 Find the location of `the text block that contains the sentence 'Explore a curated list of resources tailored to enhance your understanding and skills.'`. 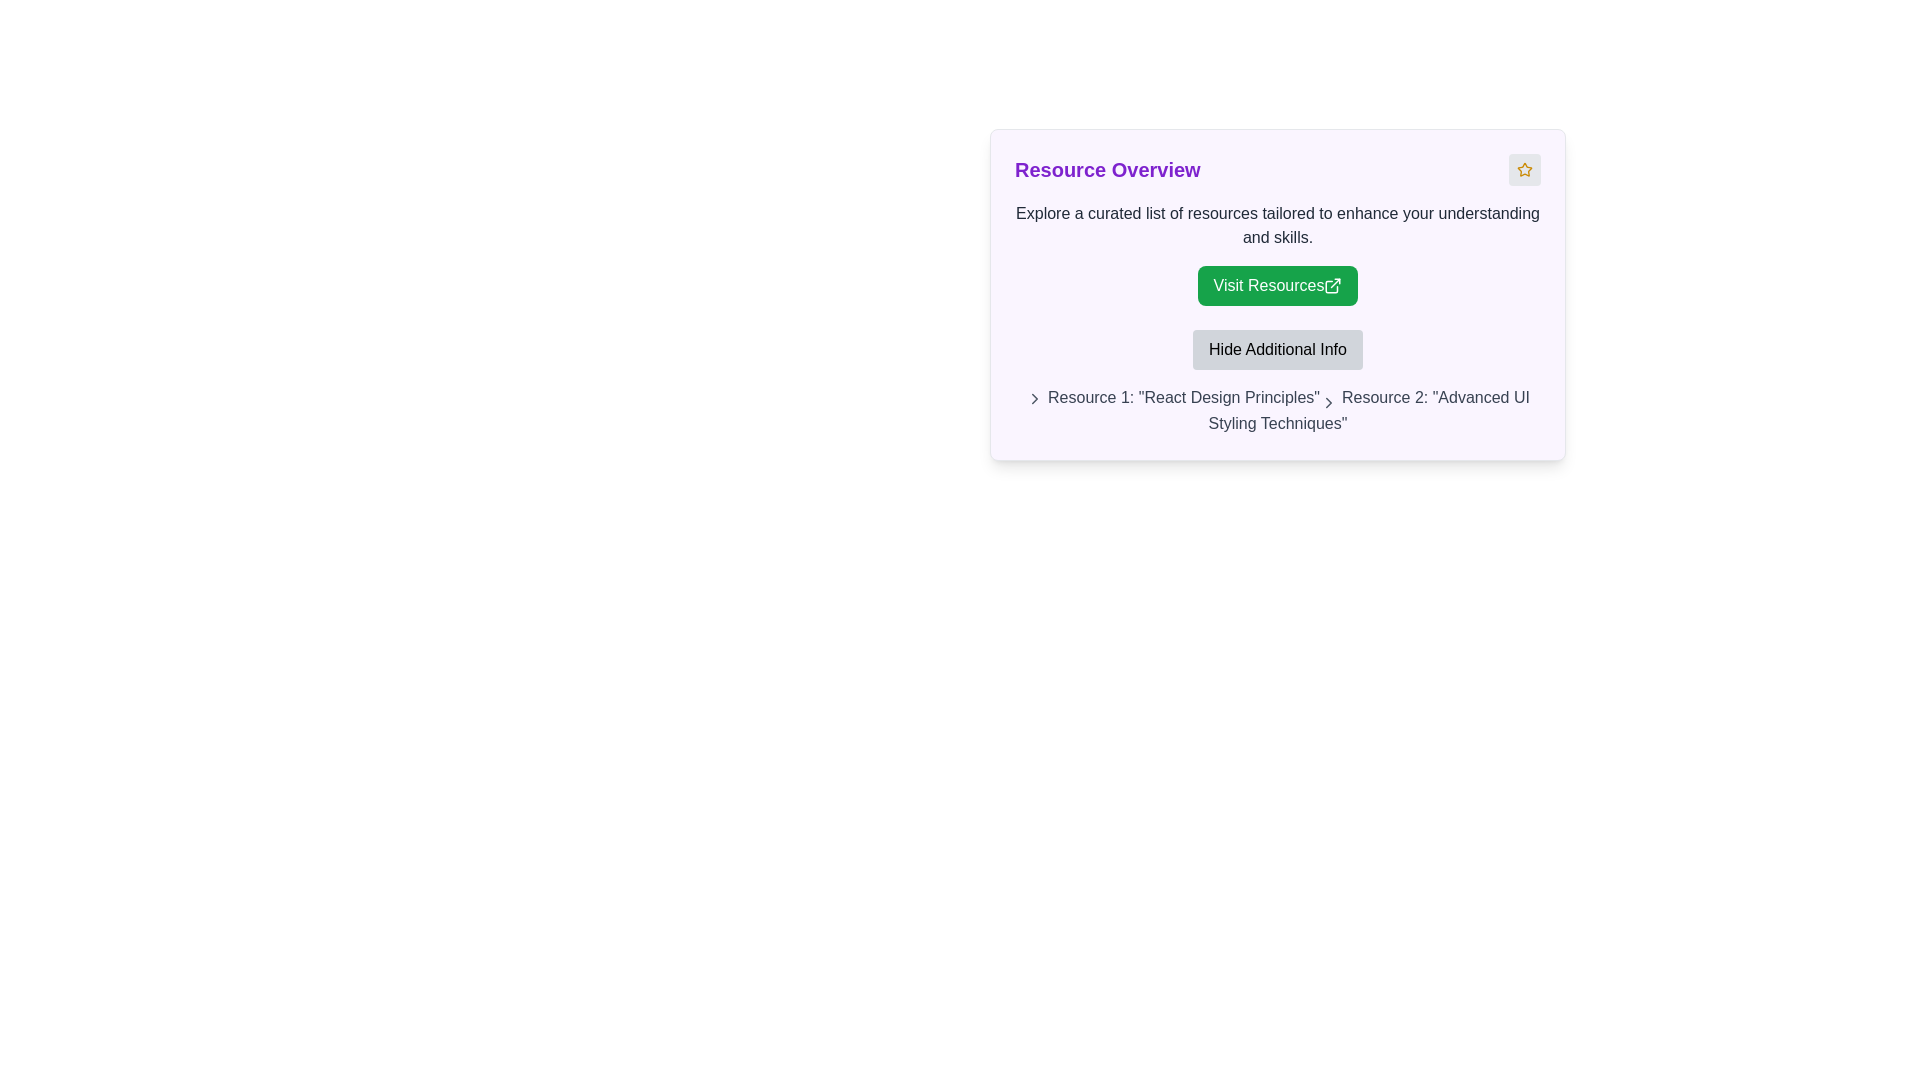

the text block that contains the sentence 'Explore a curated list of resources tailored to enhance your understanding and skills.' is located at coordinates (1276, 225).